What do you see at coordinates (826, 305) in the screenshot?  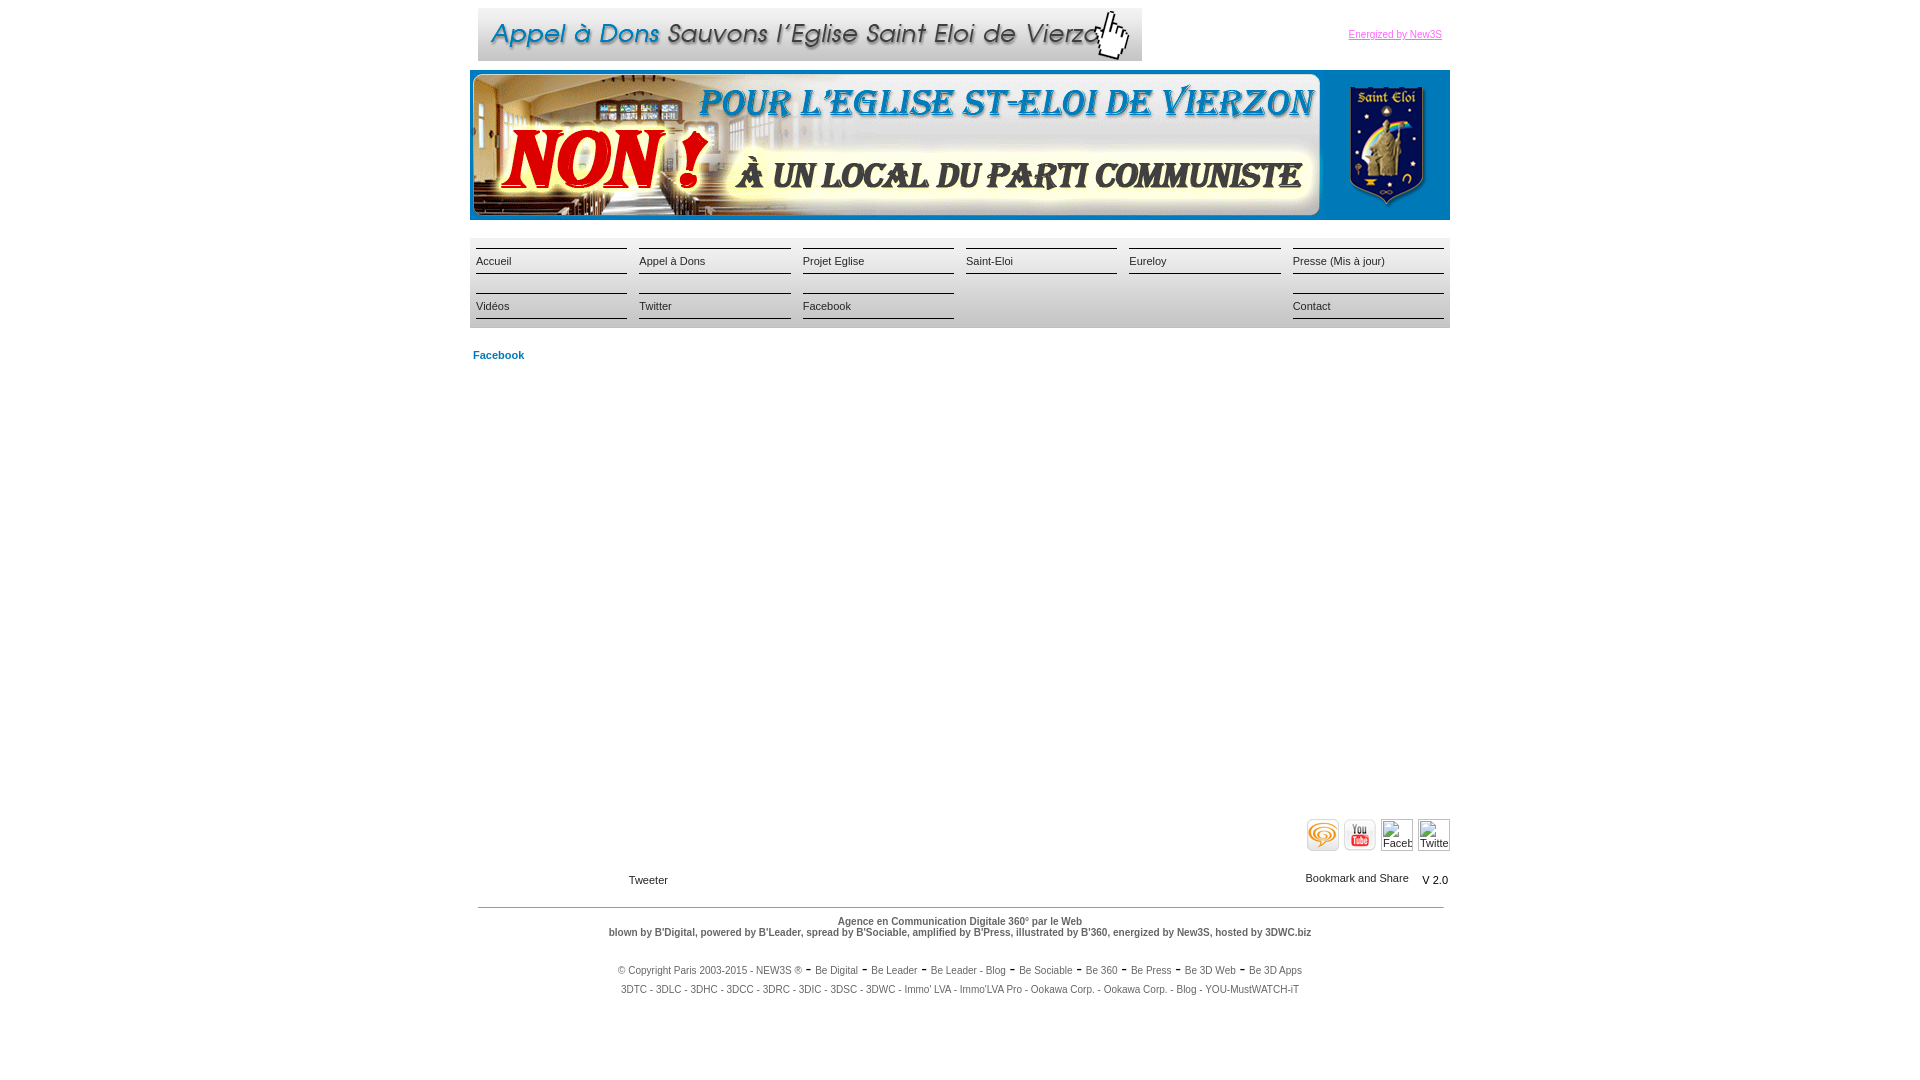 I see `'Facebook'` at bounding box center [826, 305].